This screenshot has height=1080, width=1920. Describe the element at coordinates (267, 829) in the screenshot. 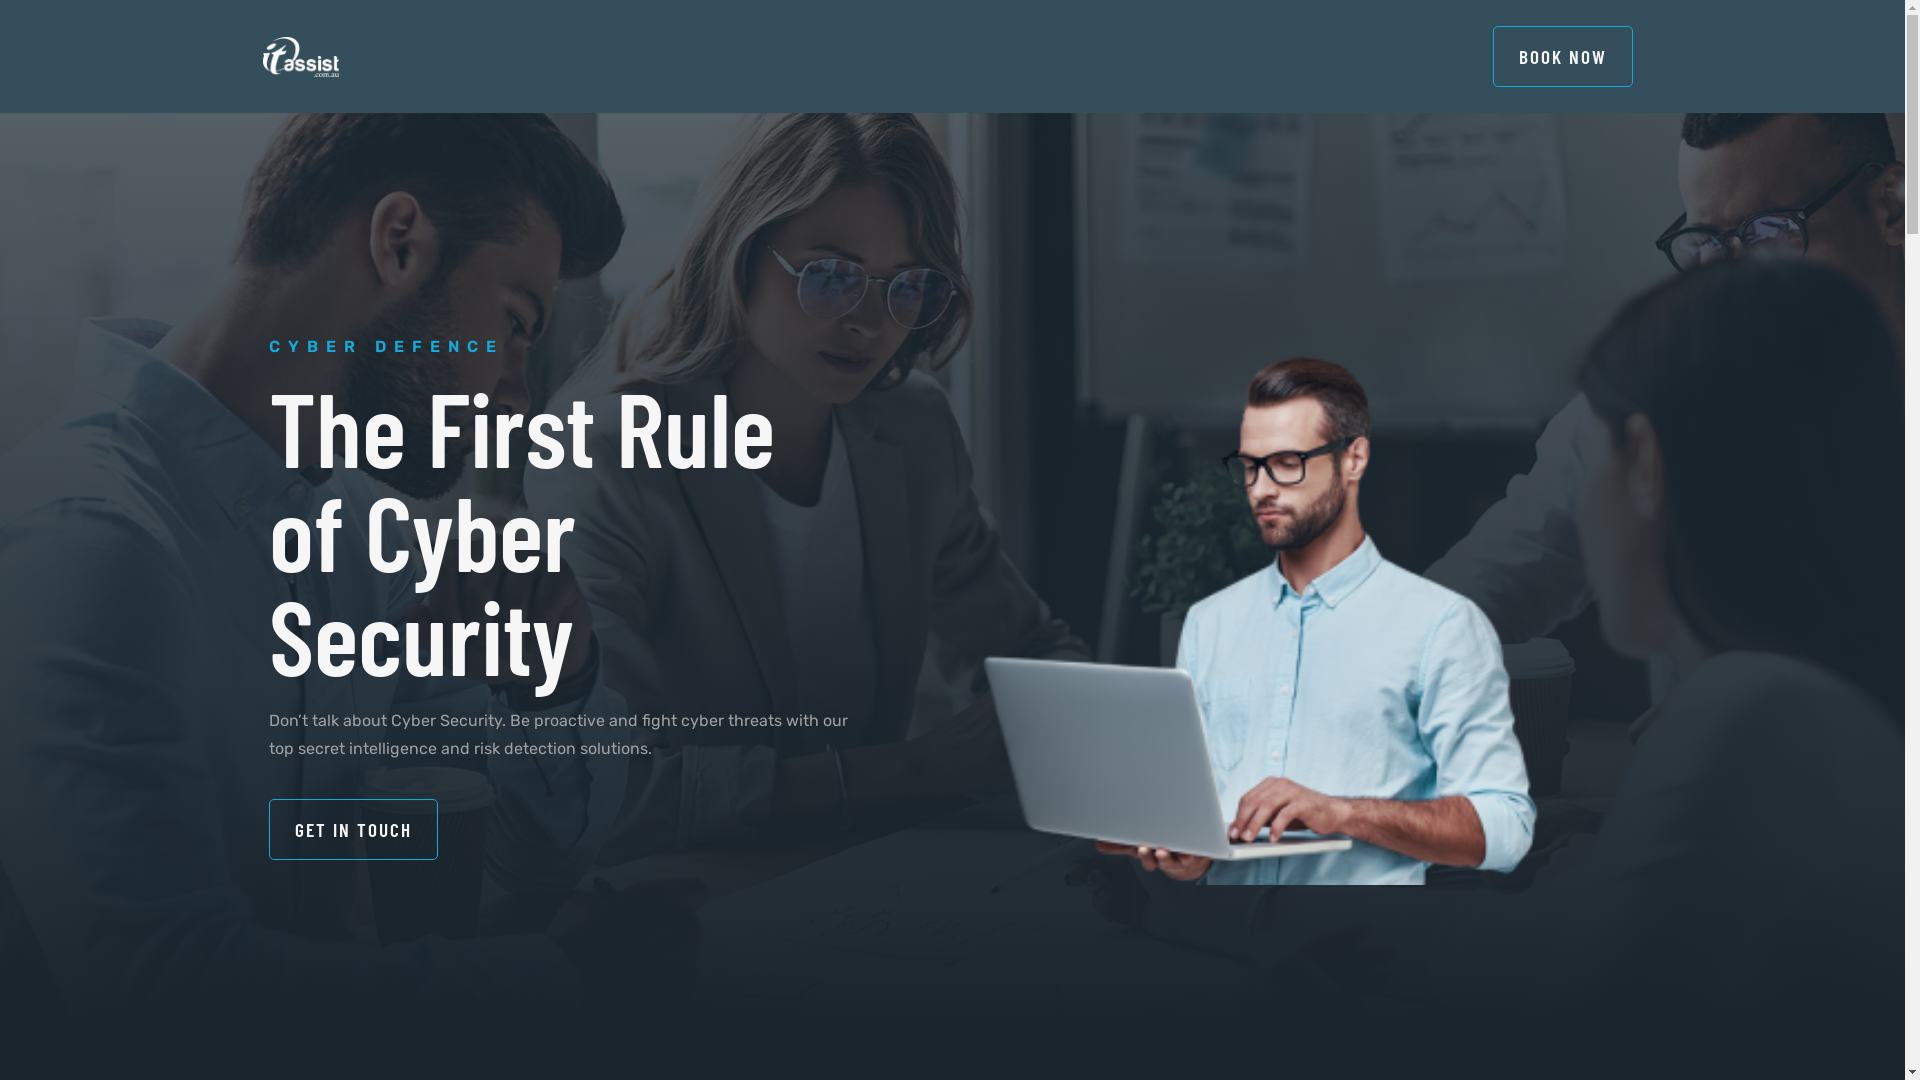

I see `'GET IN TOUCH'` at that location.